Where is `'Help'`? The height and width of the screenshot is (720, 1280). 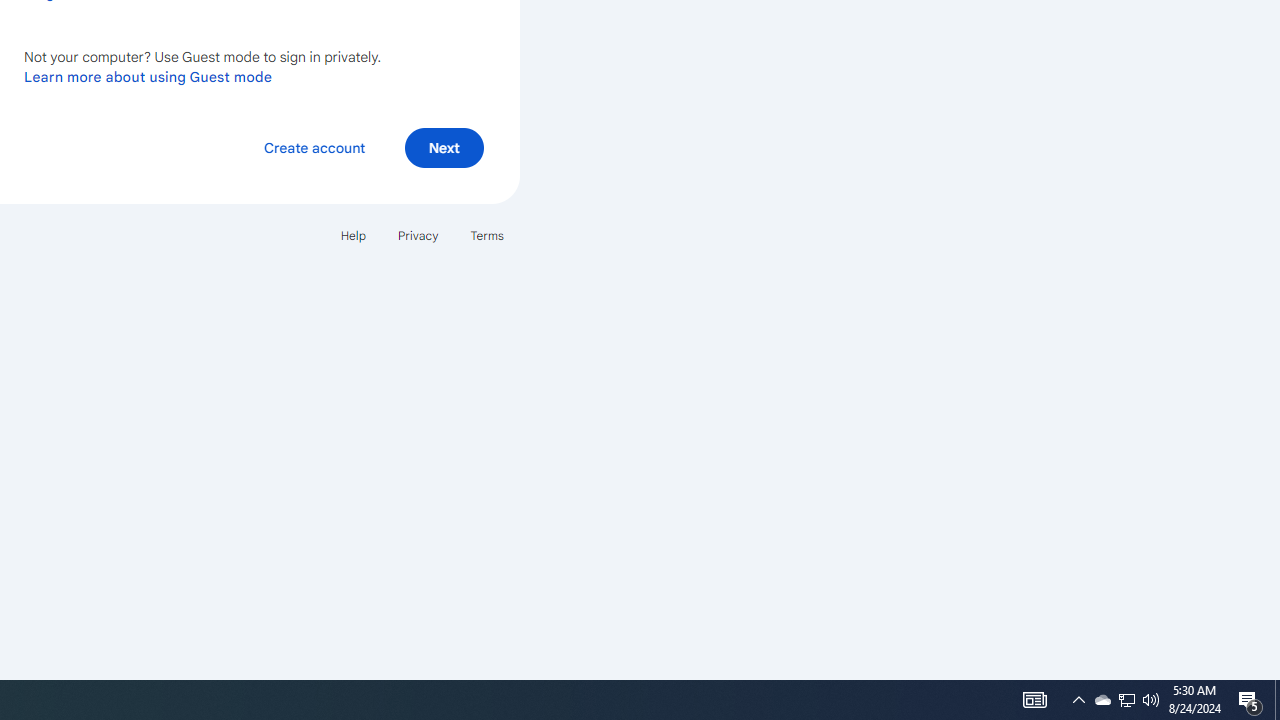 'Help' is located at coordinates (352, 234).